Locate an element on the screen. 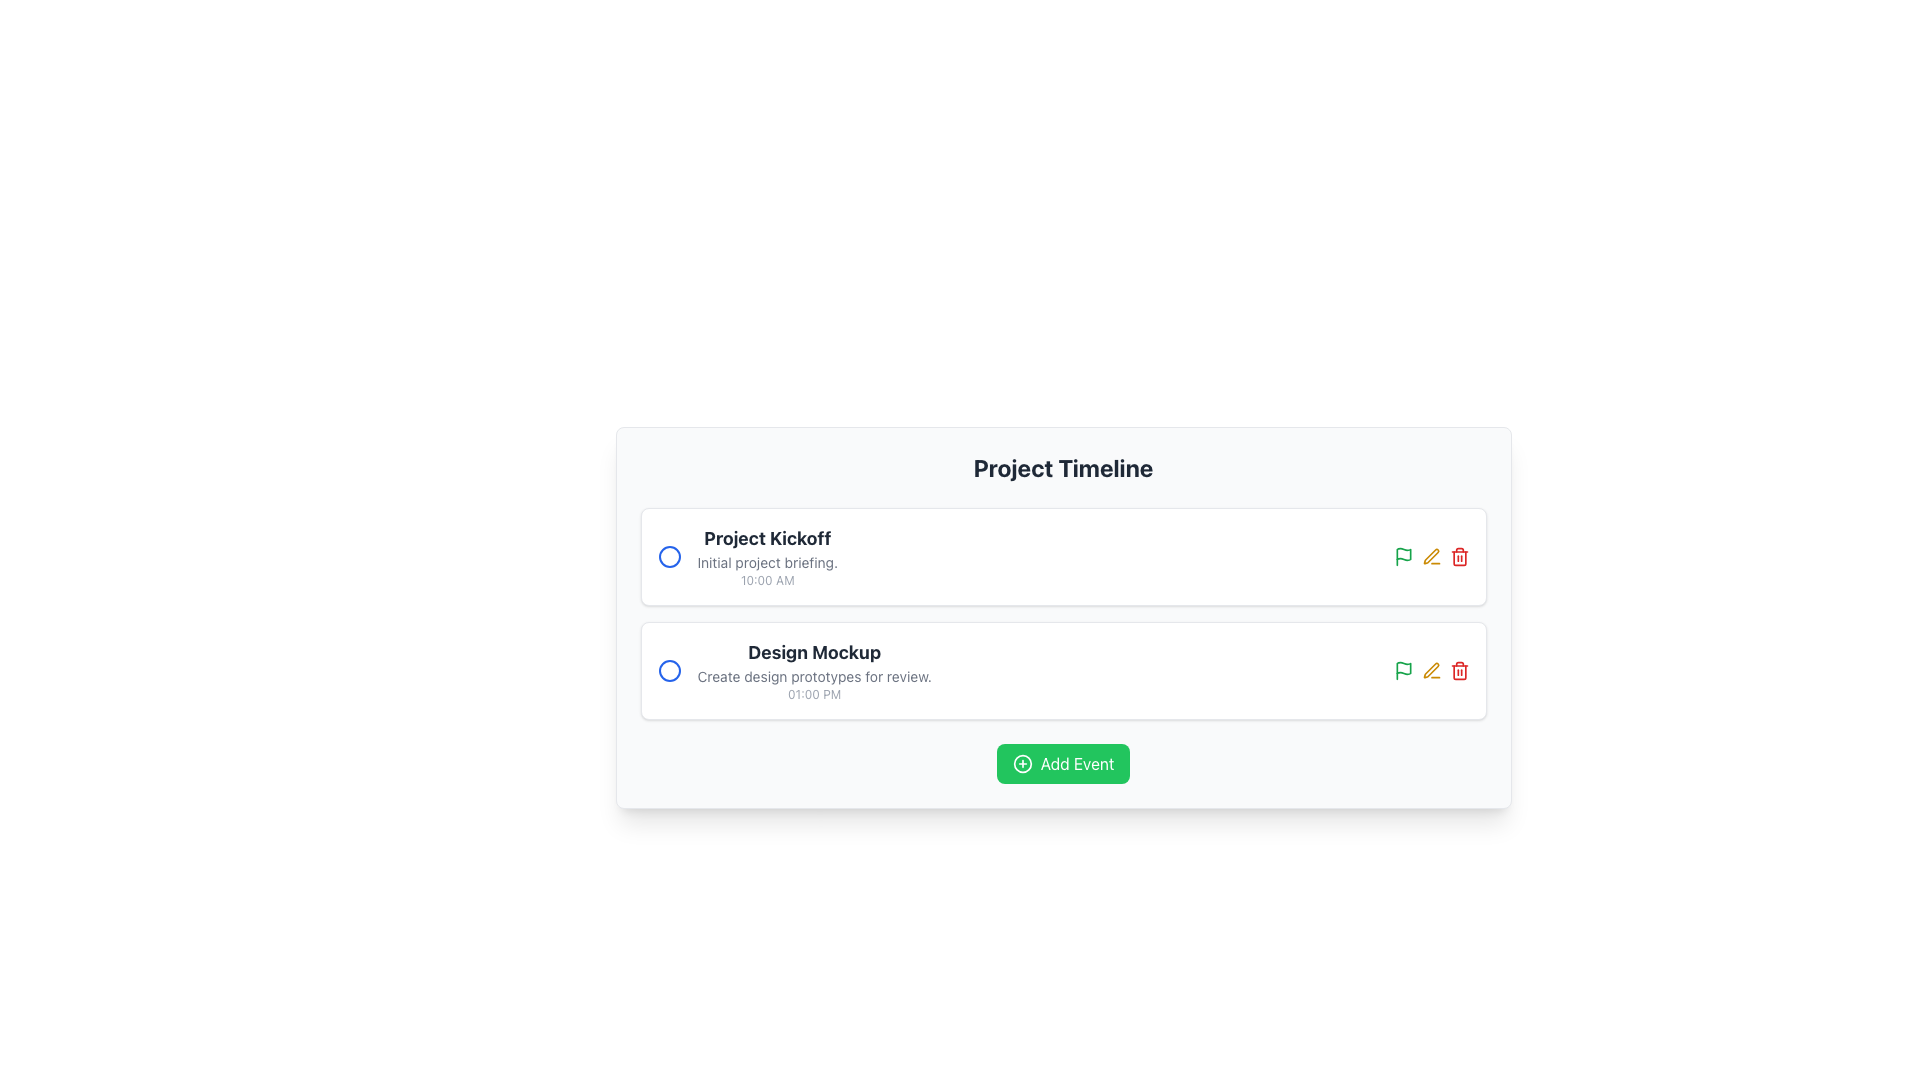 The width and height of the screenshot is (1920, 1080). the blue circular icon located to the left of the text 'Design Mockup' is located at coordinates (669, 671).